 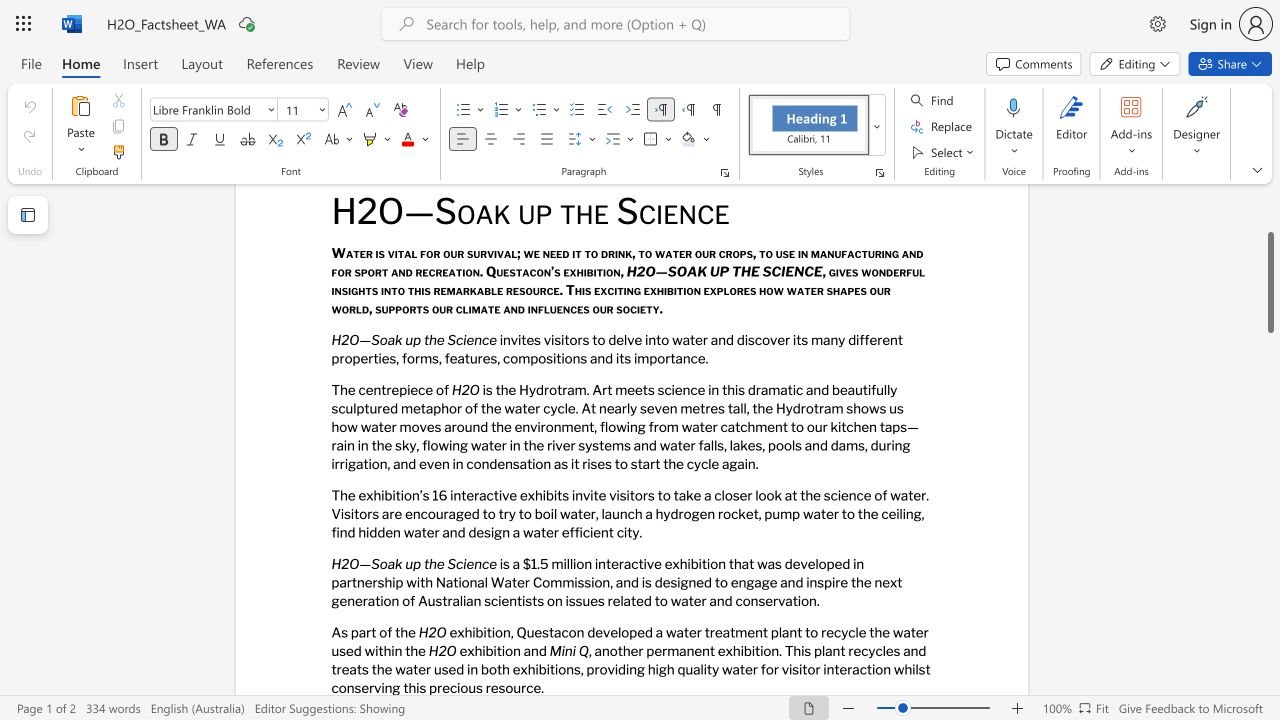 I want to click on the scrollbar and move down 1540 pixels, so click(x=1269, y=282).